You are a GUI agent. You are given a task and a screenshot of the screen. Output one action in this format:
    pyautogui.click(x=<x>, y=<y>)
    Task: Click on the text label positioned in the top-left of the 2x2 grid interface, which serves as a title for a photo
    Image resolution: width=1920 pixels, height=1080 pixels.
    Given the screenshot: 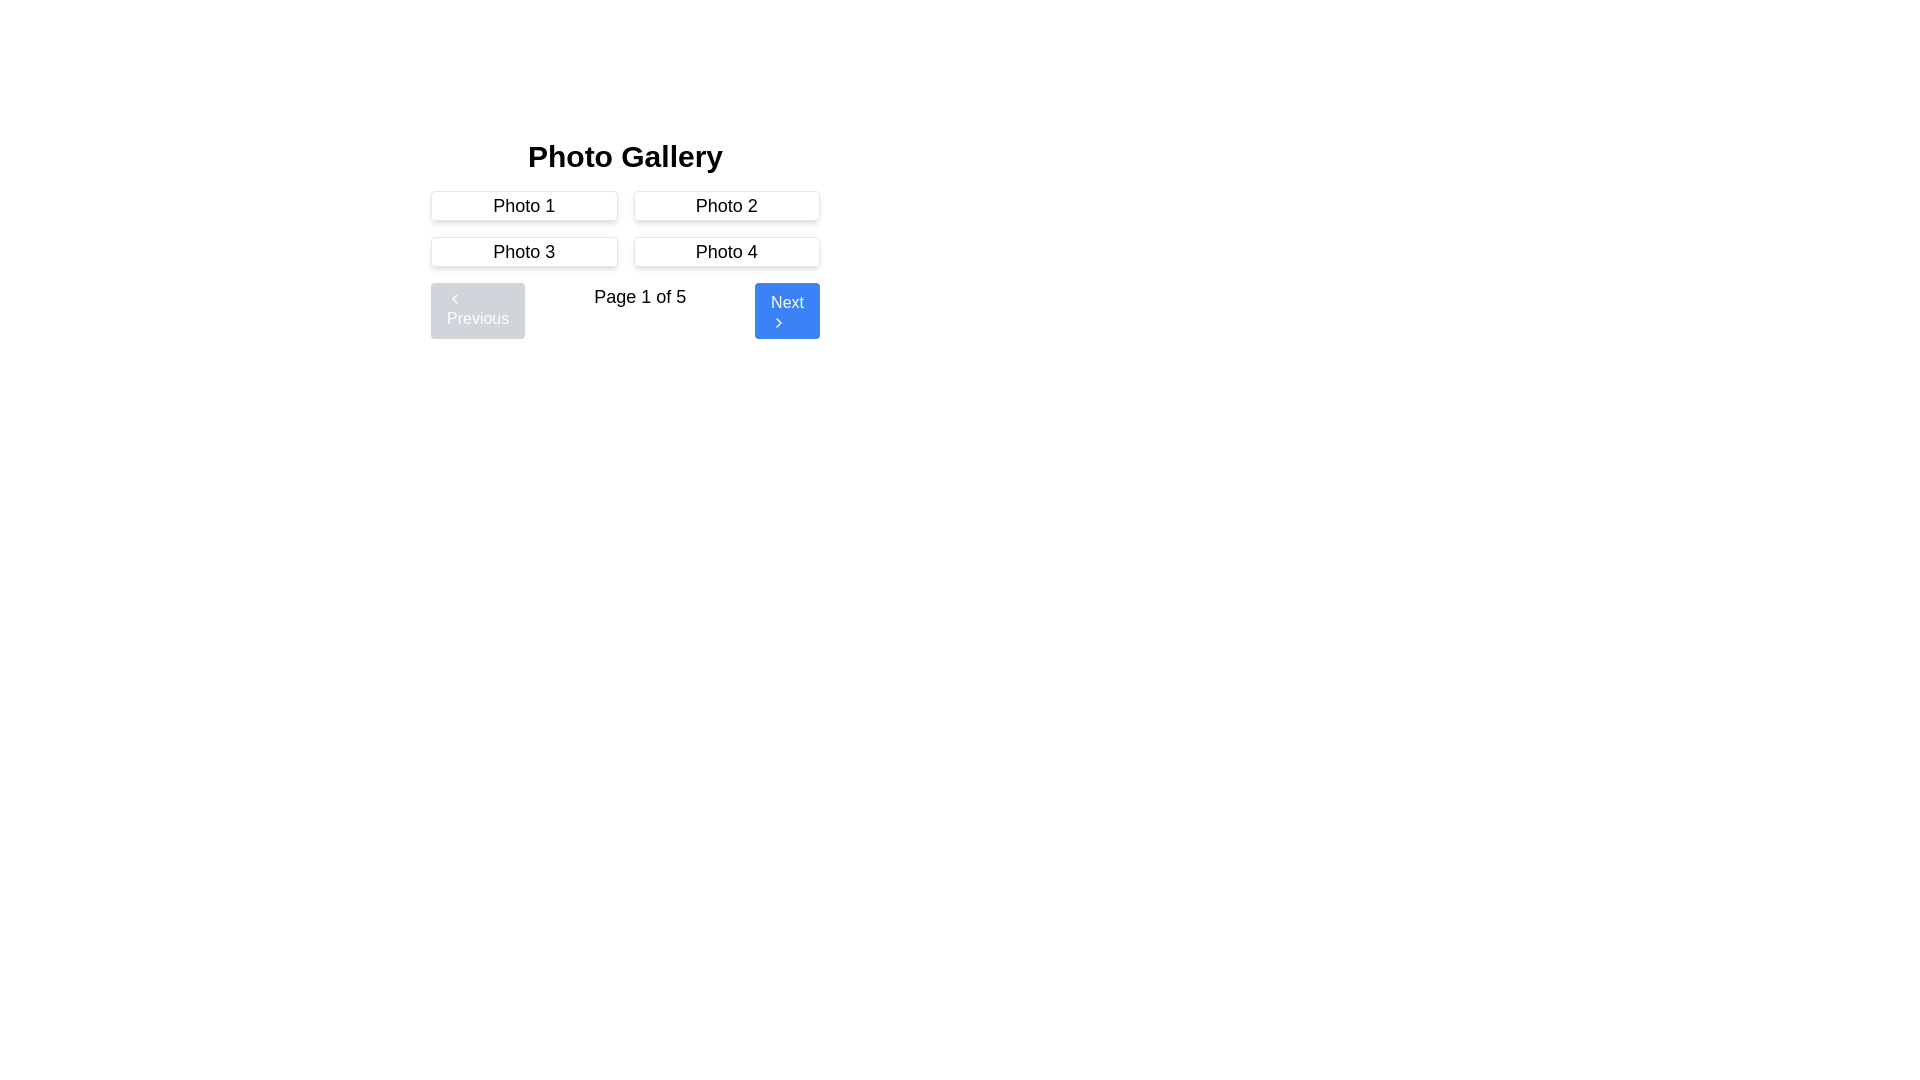 What is the action you would take?
    pyautogui.click(x=524, y=205)
    